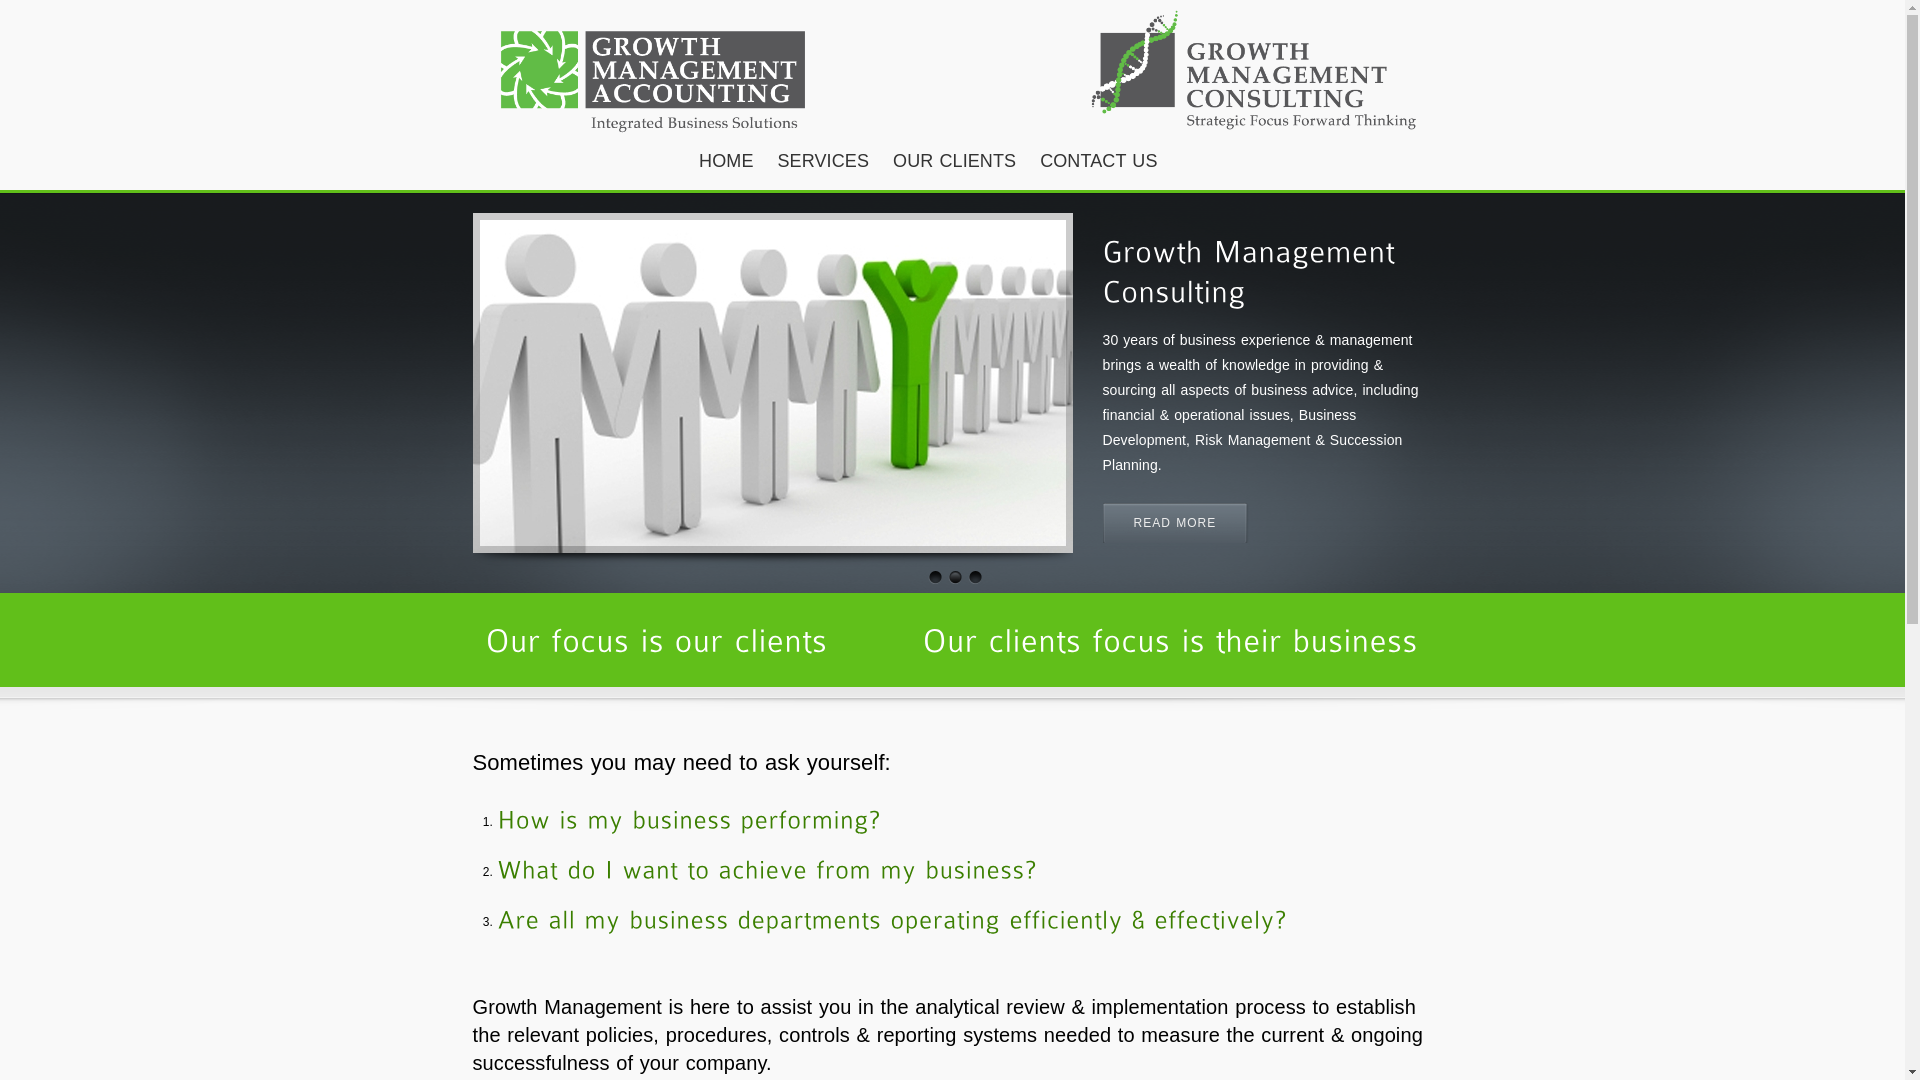 This screenshot has height=1080, width=1920. What do you see at coordinates (1097, 161) in the screenshot?
I see `'CONTACT US'` at bounding box center [1097, 161].